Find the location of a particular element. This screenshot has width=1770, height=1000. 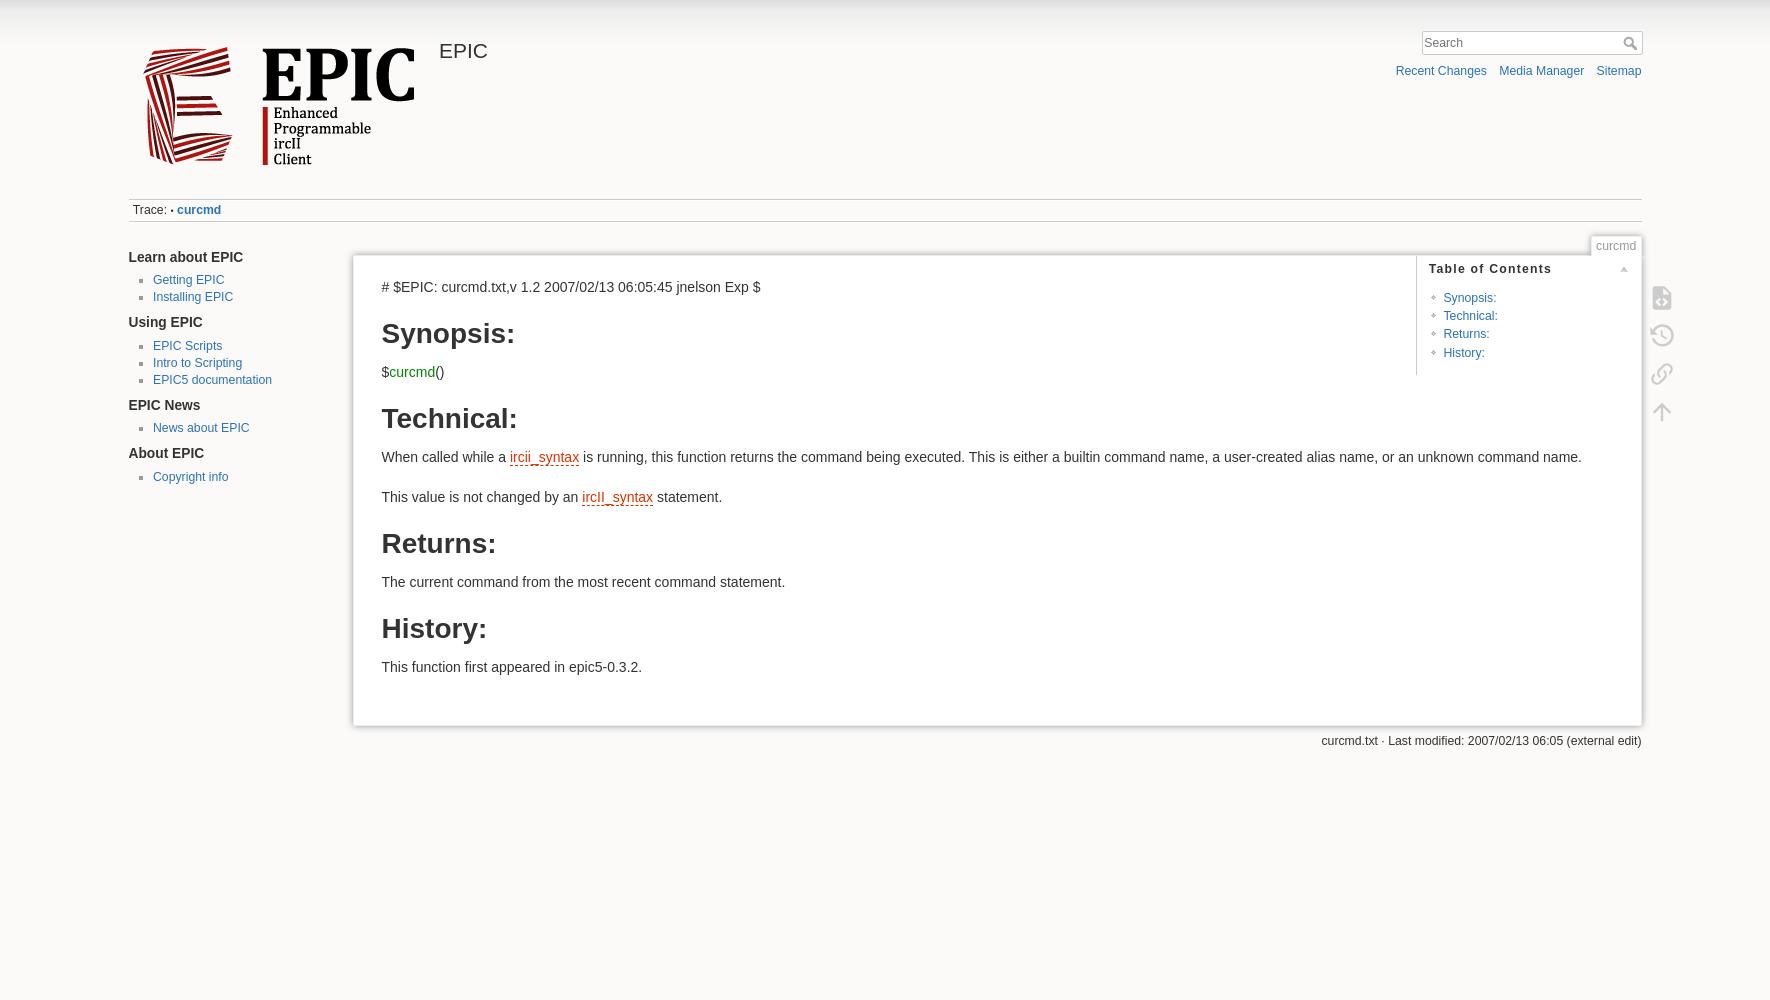

'Table of Contents' is located at coordinates (1488, 269).